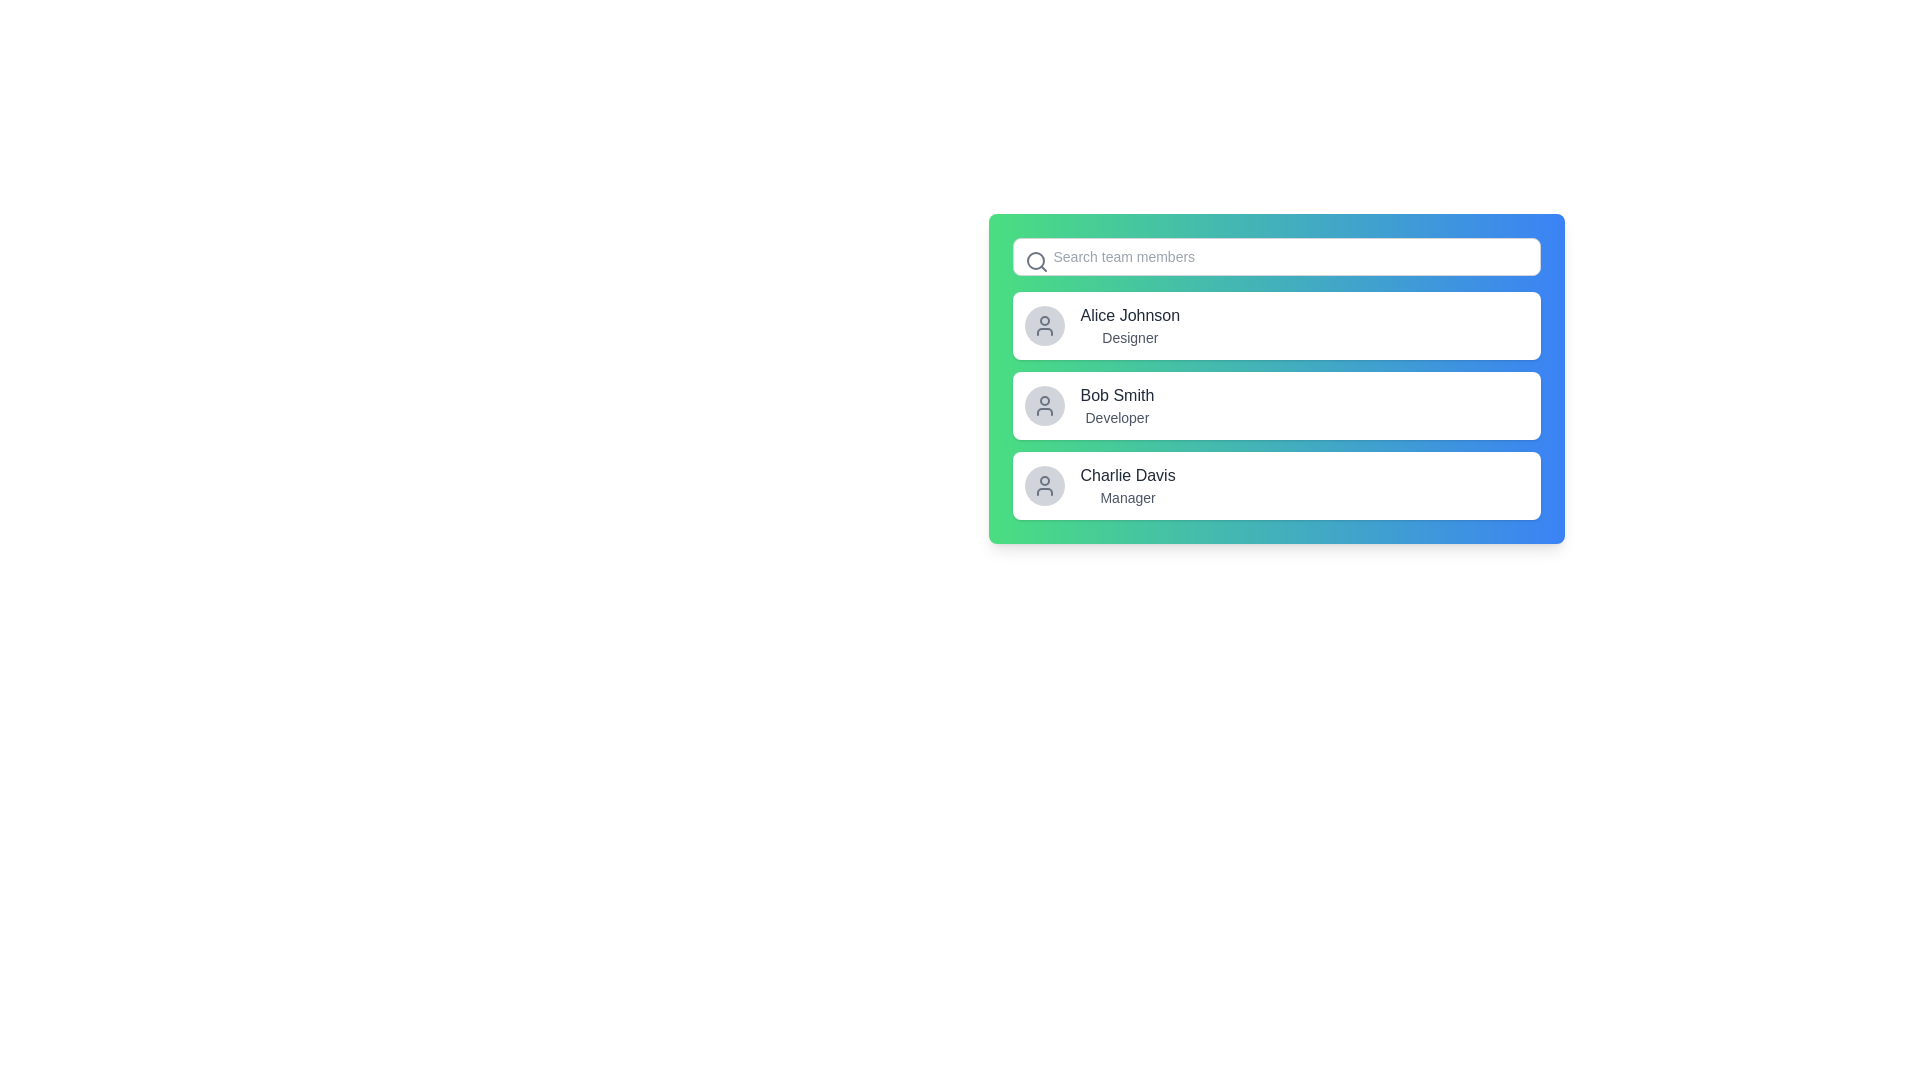  What do you see at coordinates (1128, 486) in the screenshot?
I see `the Text Display Unit containing the name 'Charlie Davis' and the descriptor 'Manager'` at bounding box center [1128, 486].